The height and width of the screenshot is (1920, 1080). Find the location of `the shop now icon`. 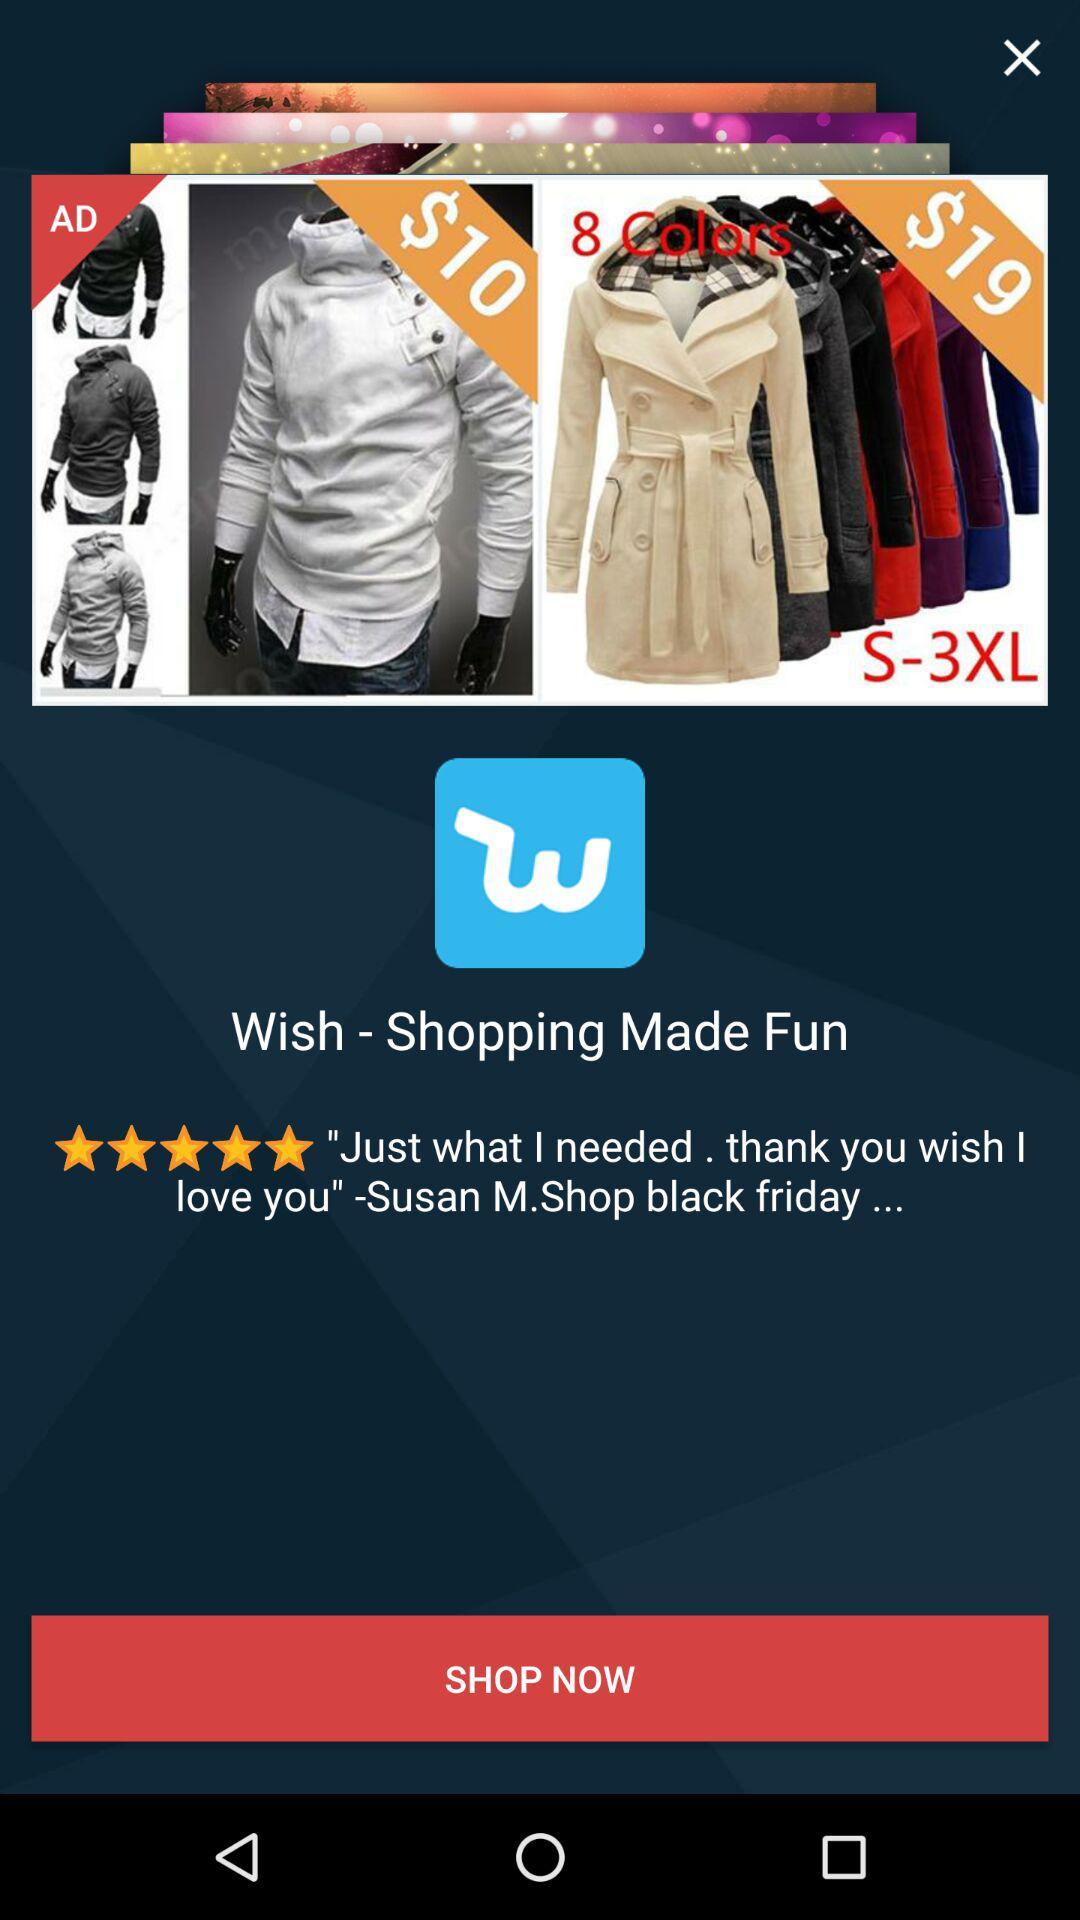

the shop now icon is located at coordinates (540, 1678).